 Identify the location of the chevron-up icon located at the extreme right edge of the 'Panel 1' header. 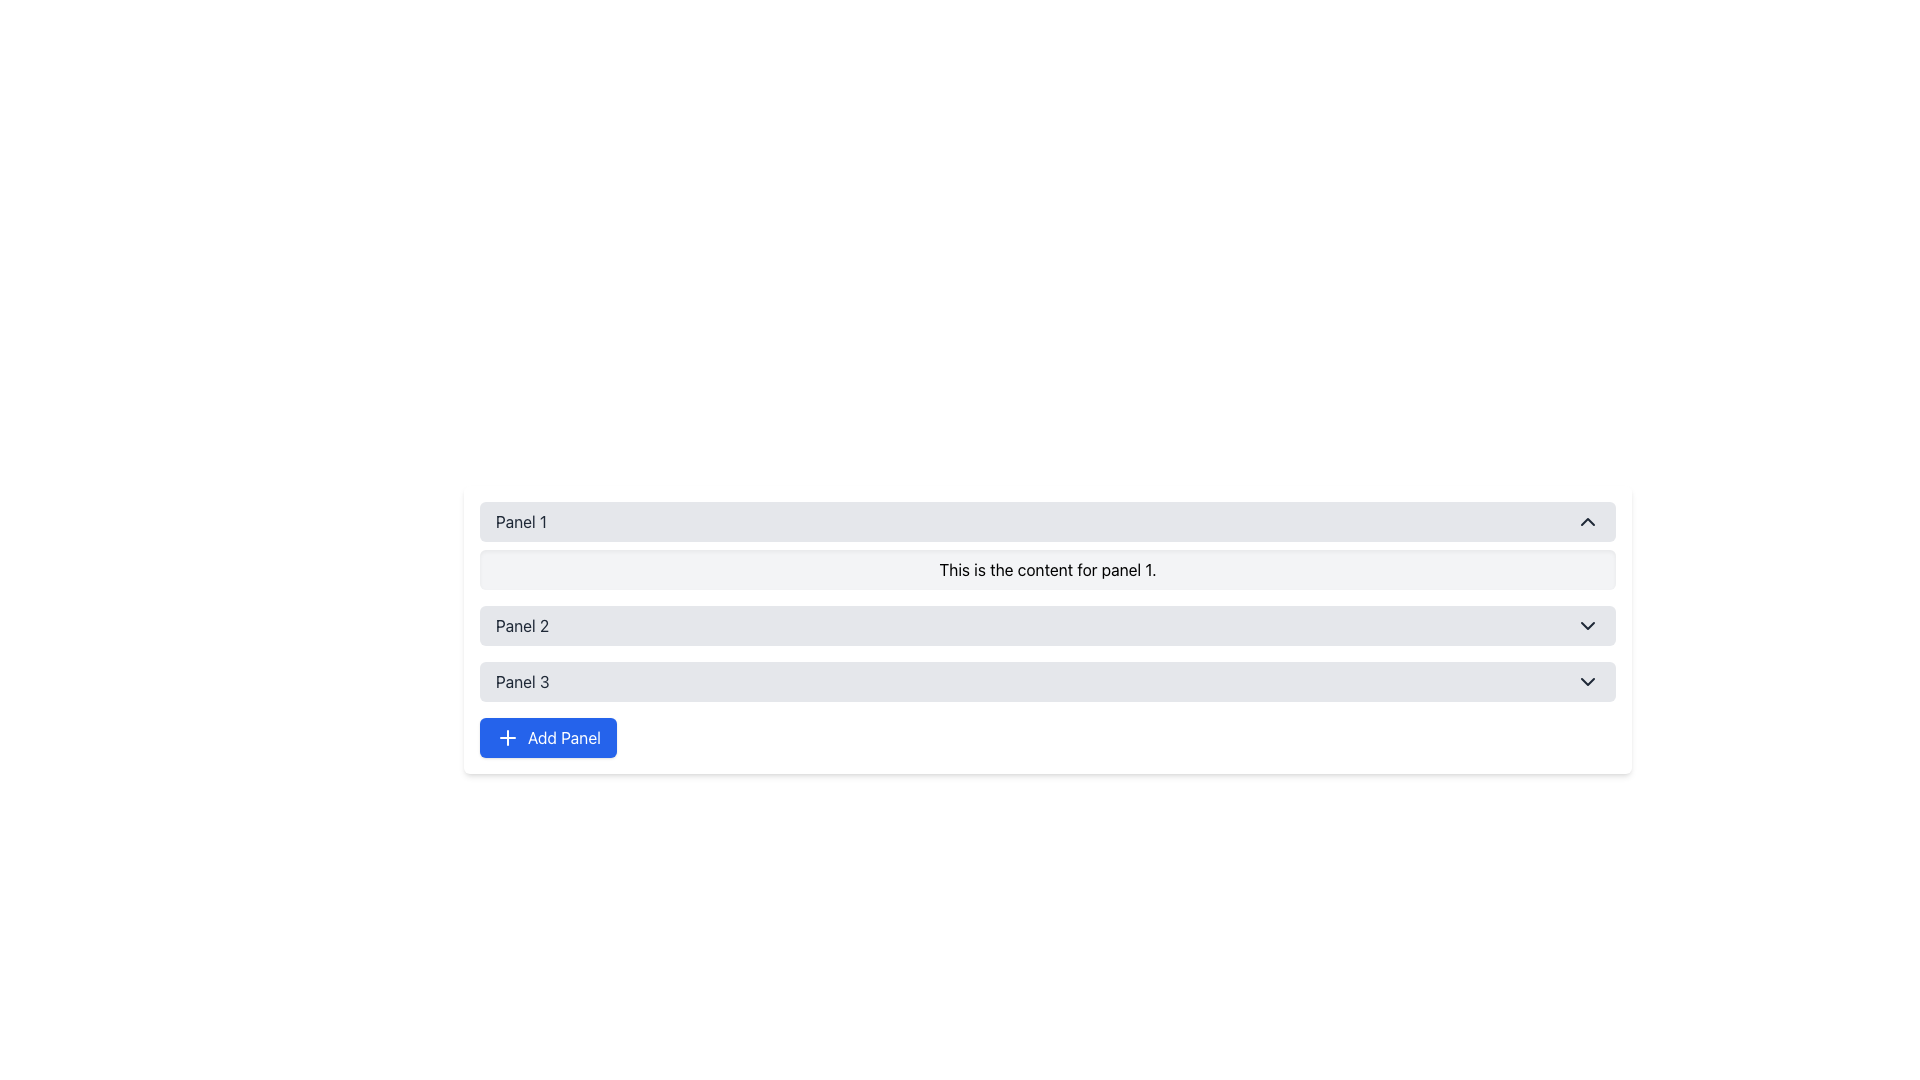
(1587, 520).